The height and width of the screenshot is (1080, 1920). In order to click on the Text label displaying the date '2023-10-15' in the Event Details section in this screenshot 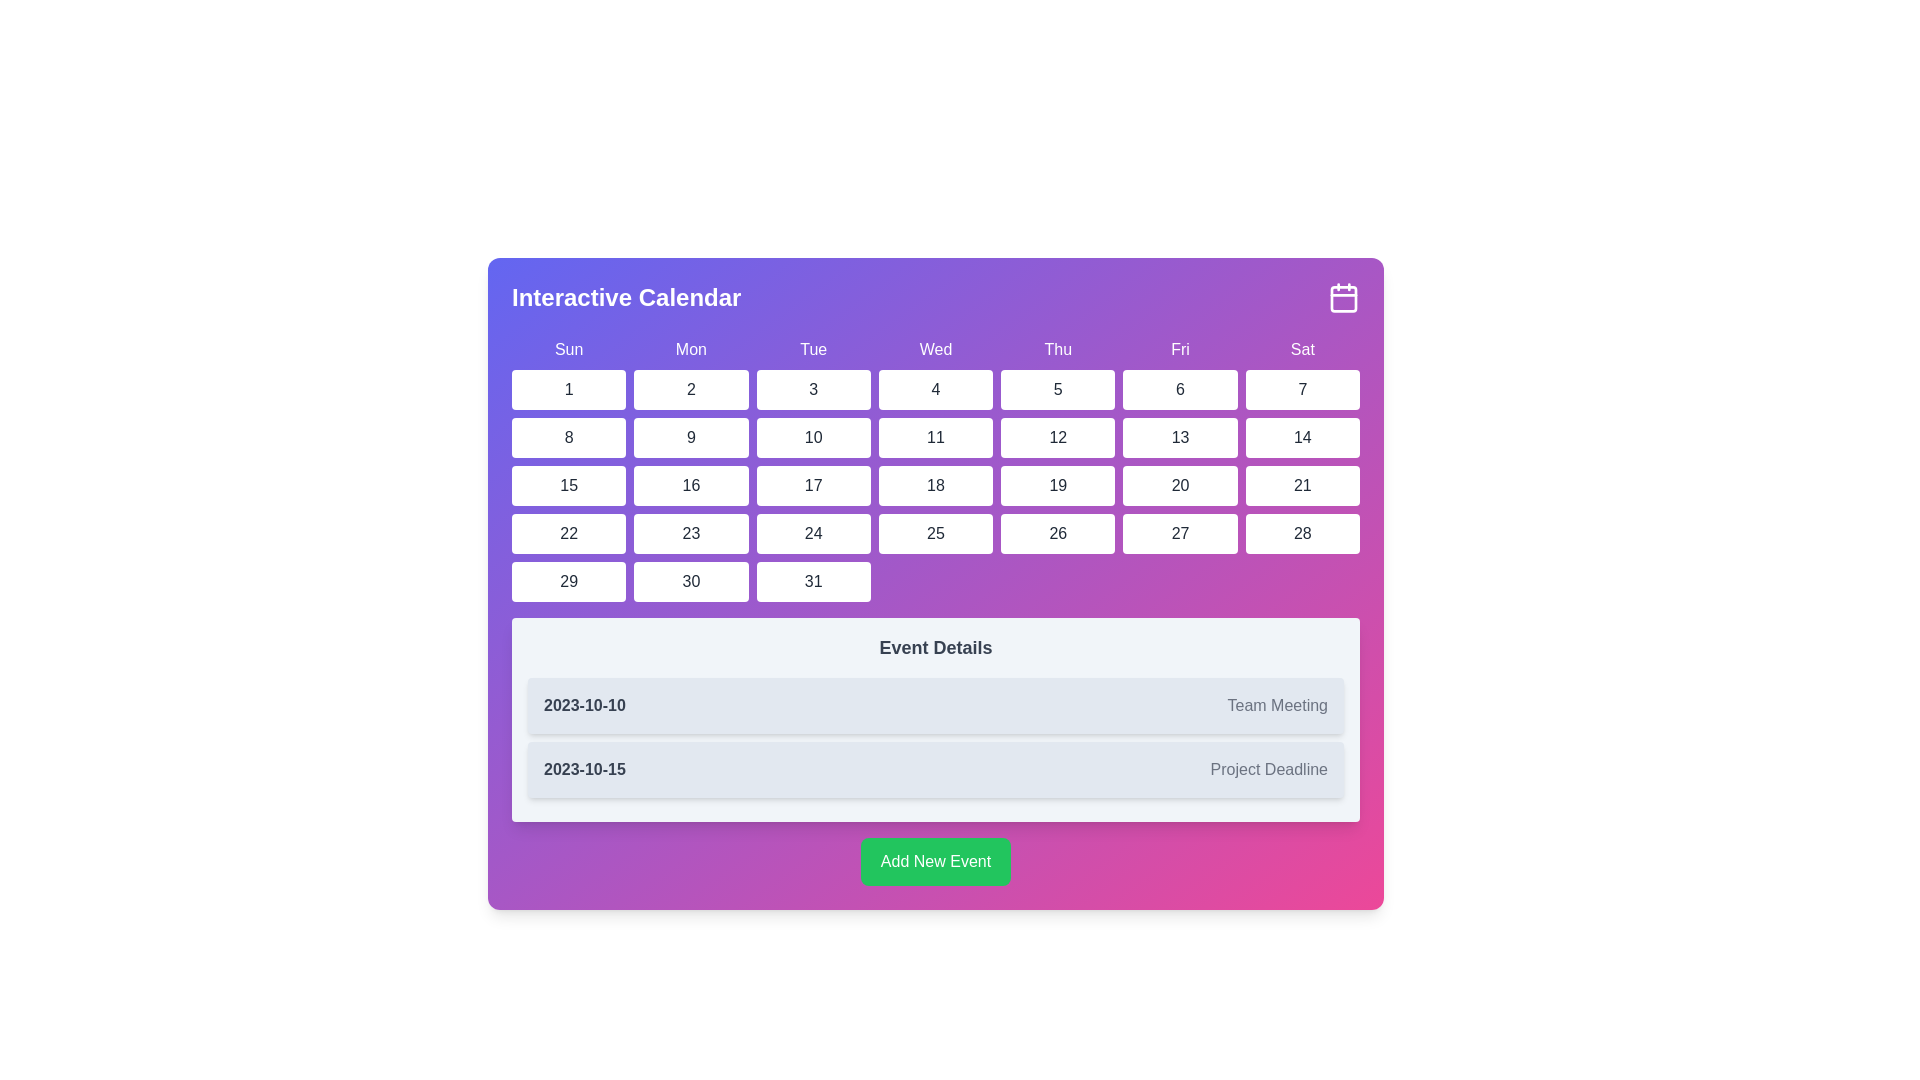, I will do `click(583, 769)`.